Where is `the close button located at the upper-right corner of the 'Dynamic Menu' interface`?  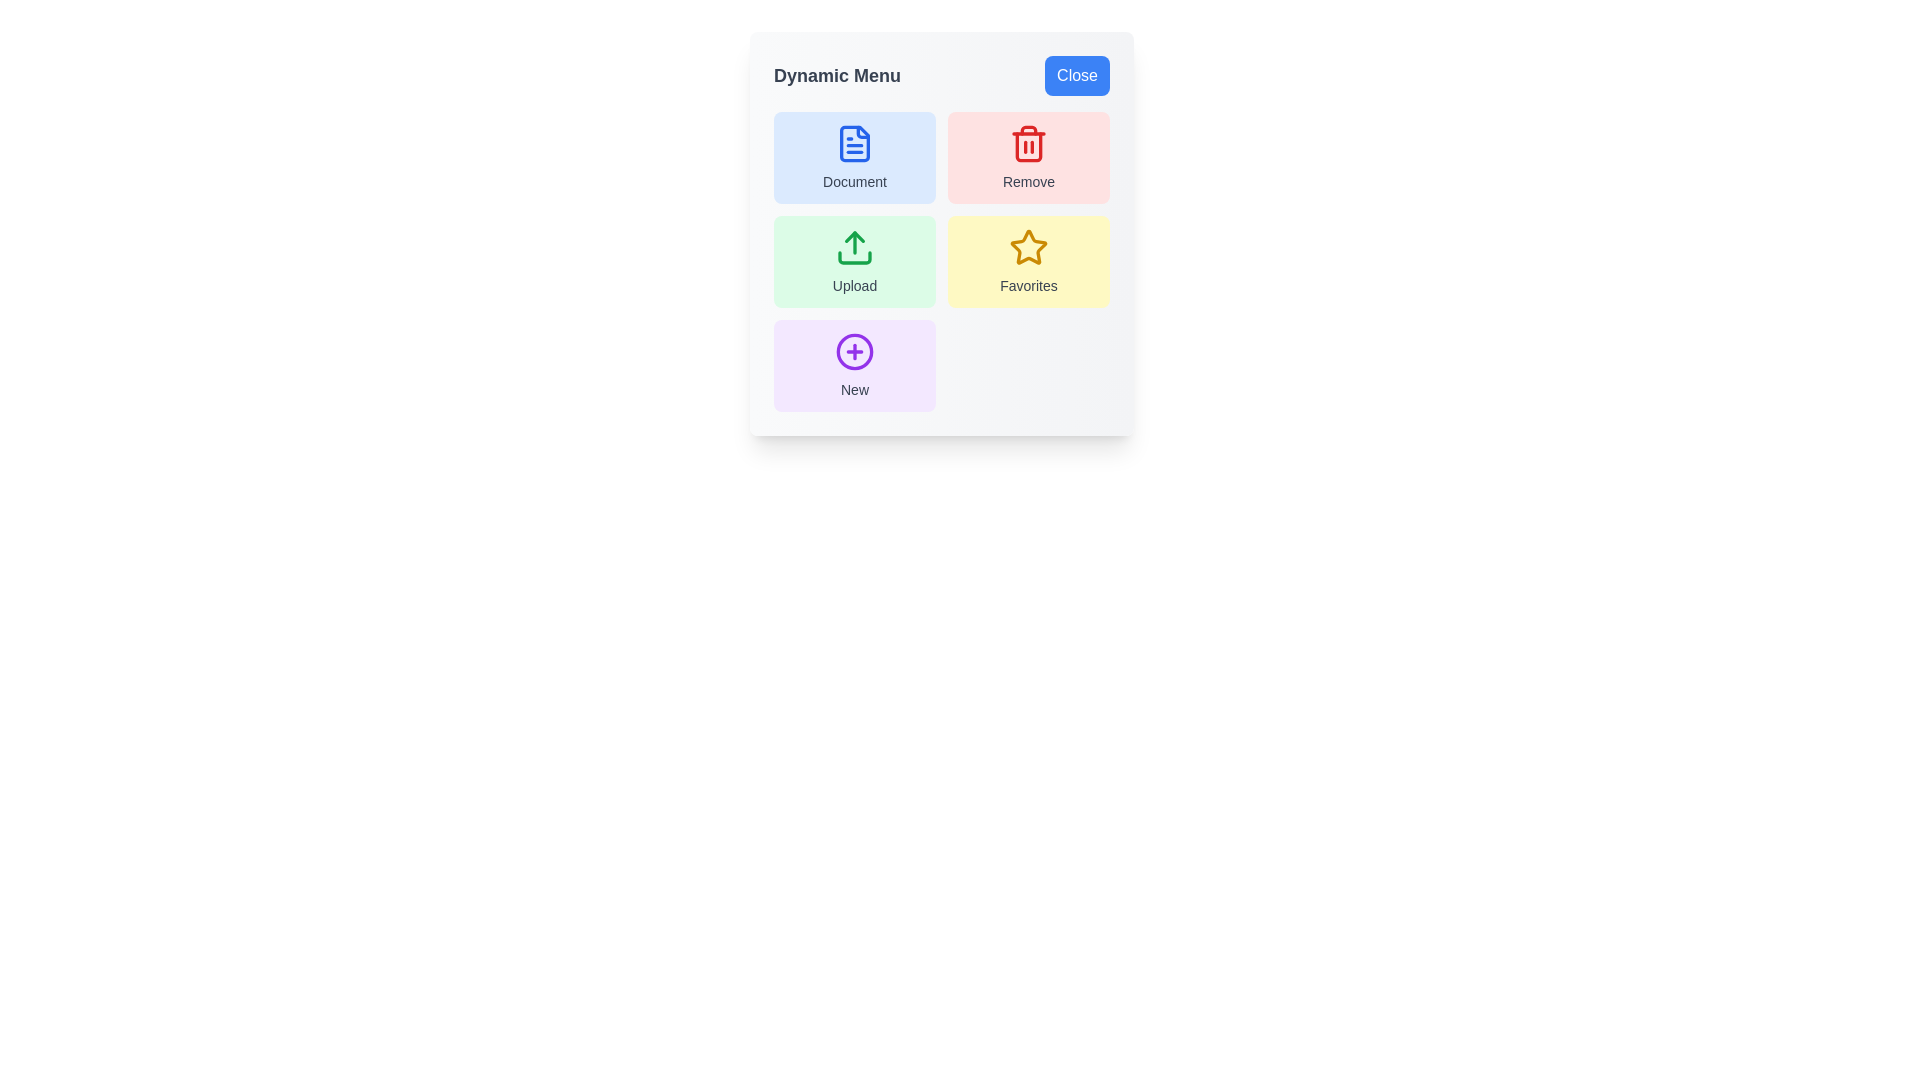 the close button located at the upper-right corner of the 'Dynamic Menu' interface is located at coordinates (1076, 75).